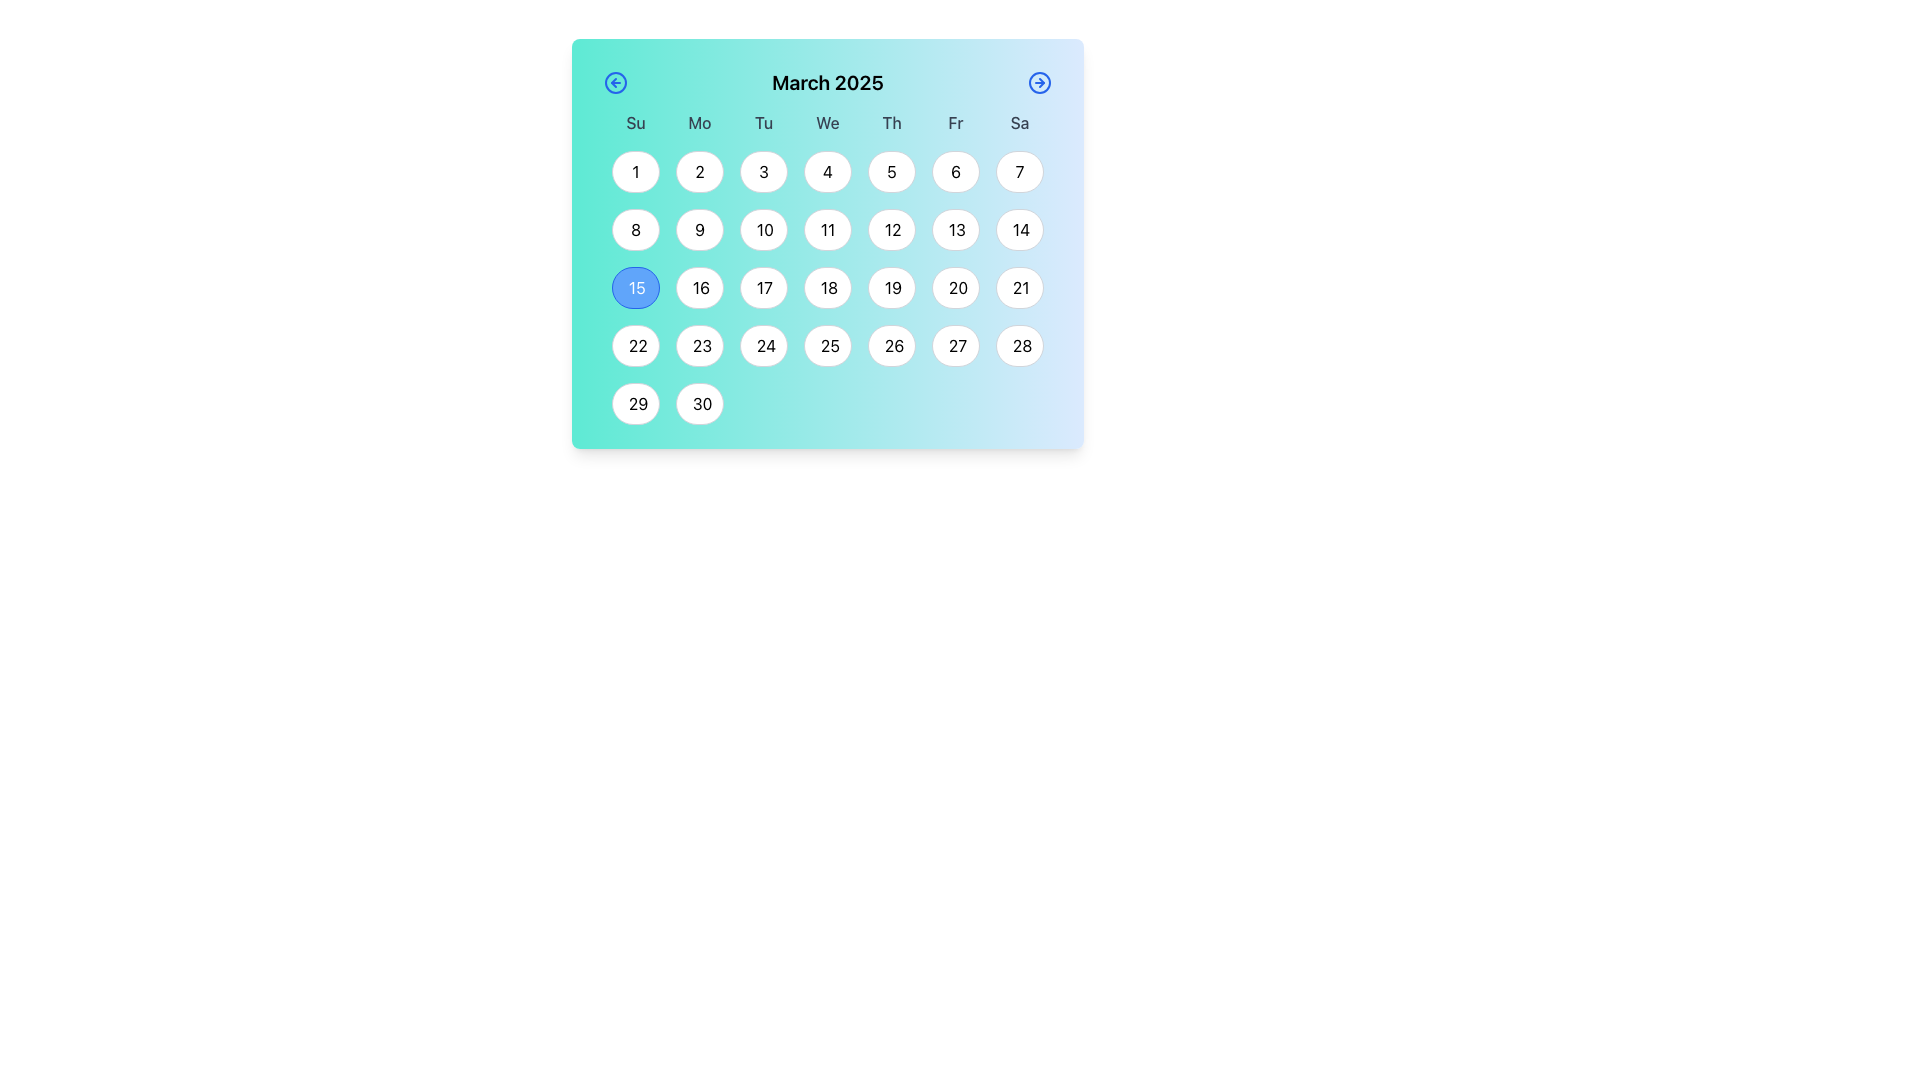 Image resolution: width=1920 pixels, height=1080 pixels. I want to click on the circular button displaying the number '10' for extended date options, so click(762, 229).